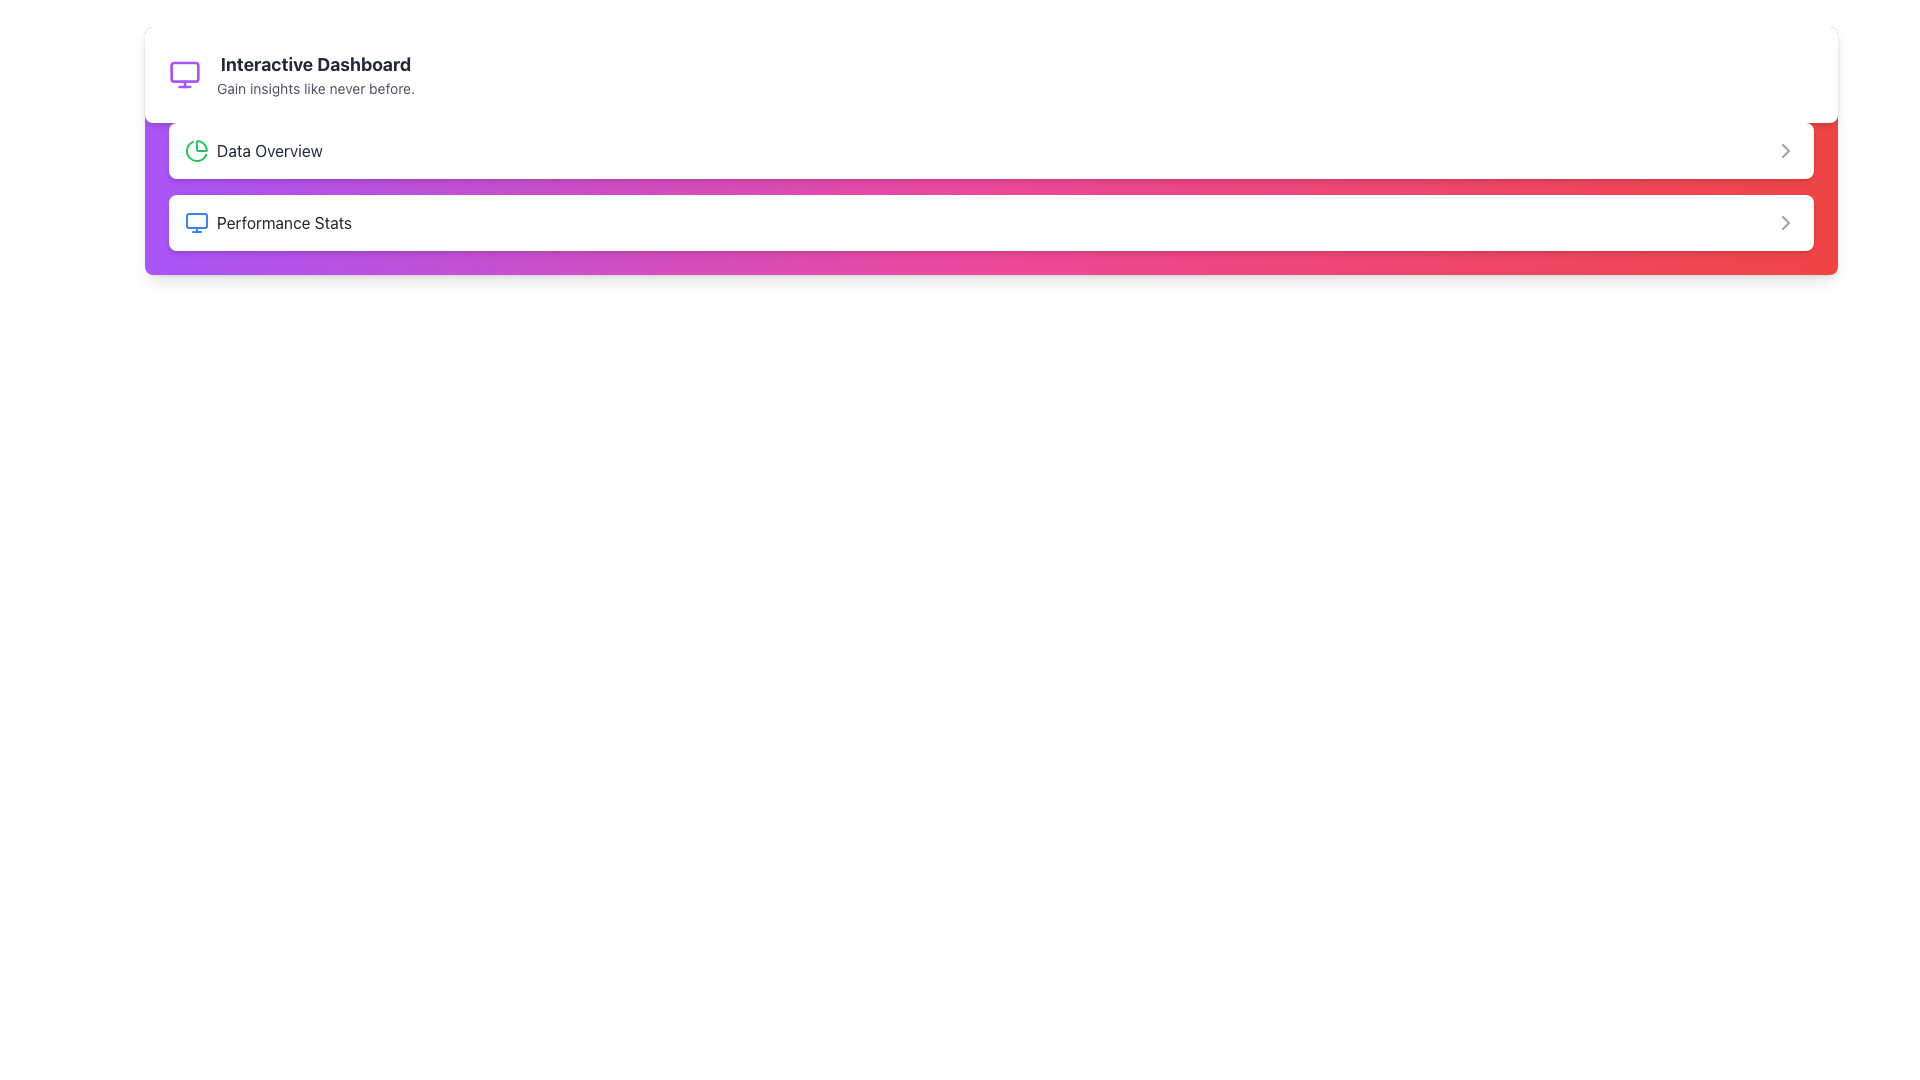 The height and width of the screenshot is (1080, 1920). Describe the element at coordinates (196, 149) in the screenshot. I see `the green pie chart icon located to the left of the 'Data Overview' text, which is part of a grouped component with the same text` at that location.